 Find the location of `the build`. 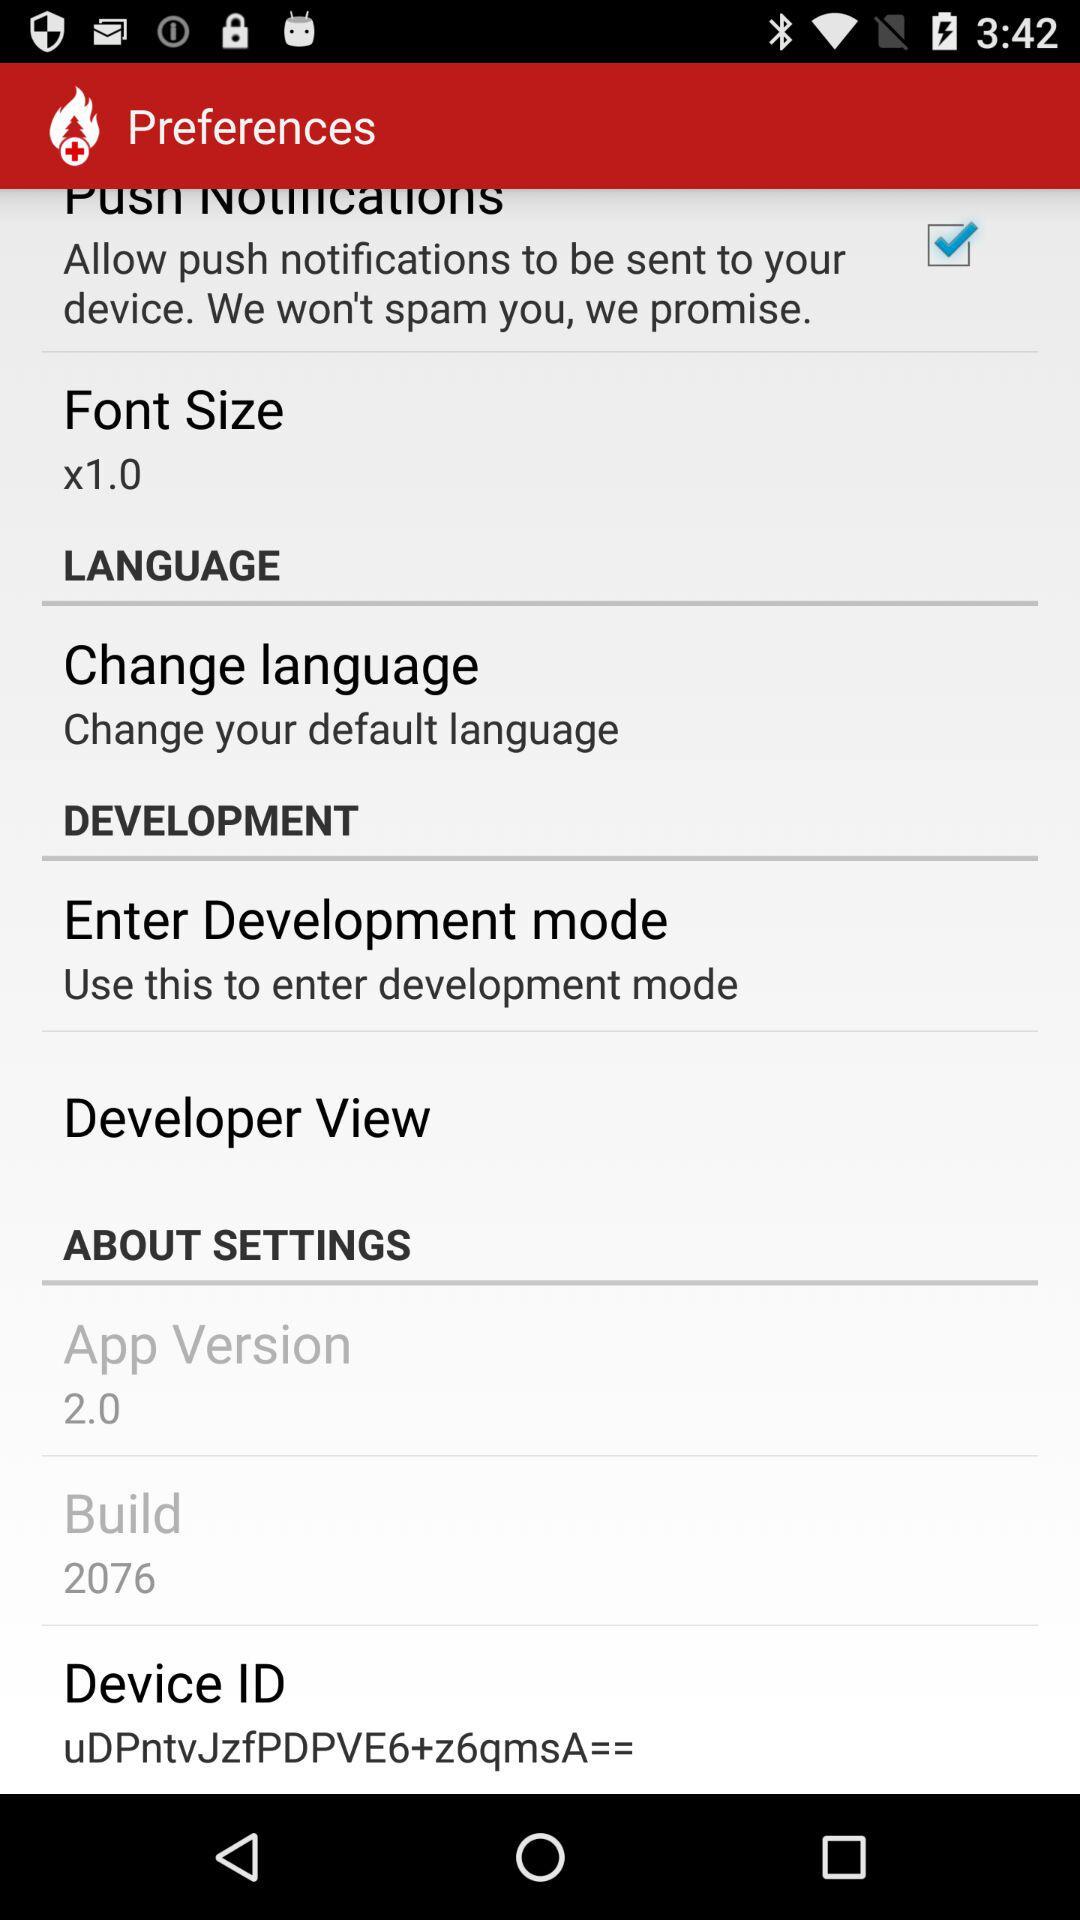

the build is located at coordinates (123, 1511).